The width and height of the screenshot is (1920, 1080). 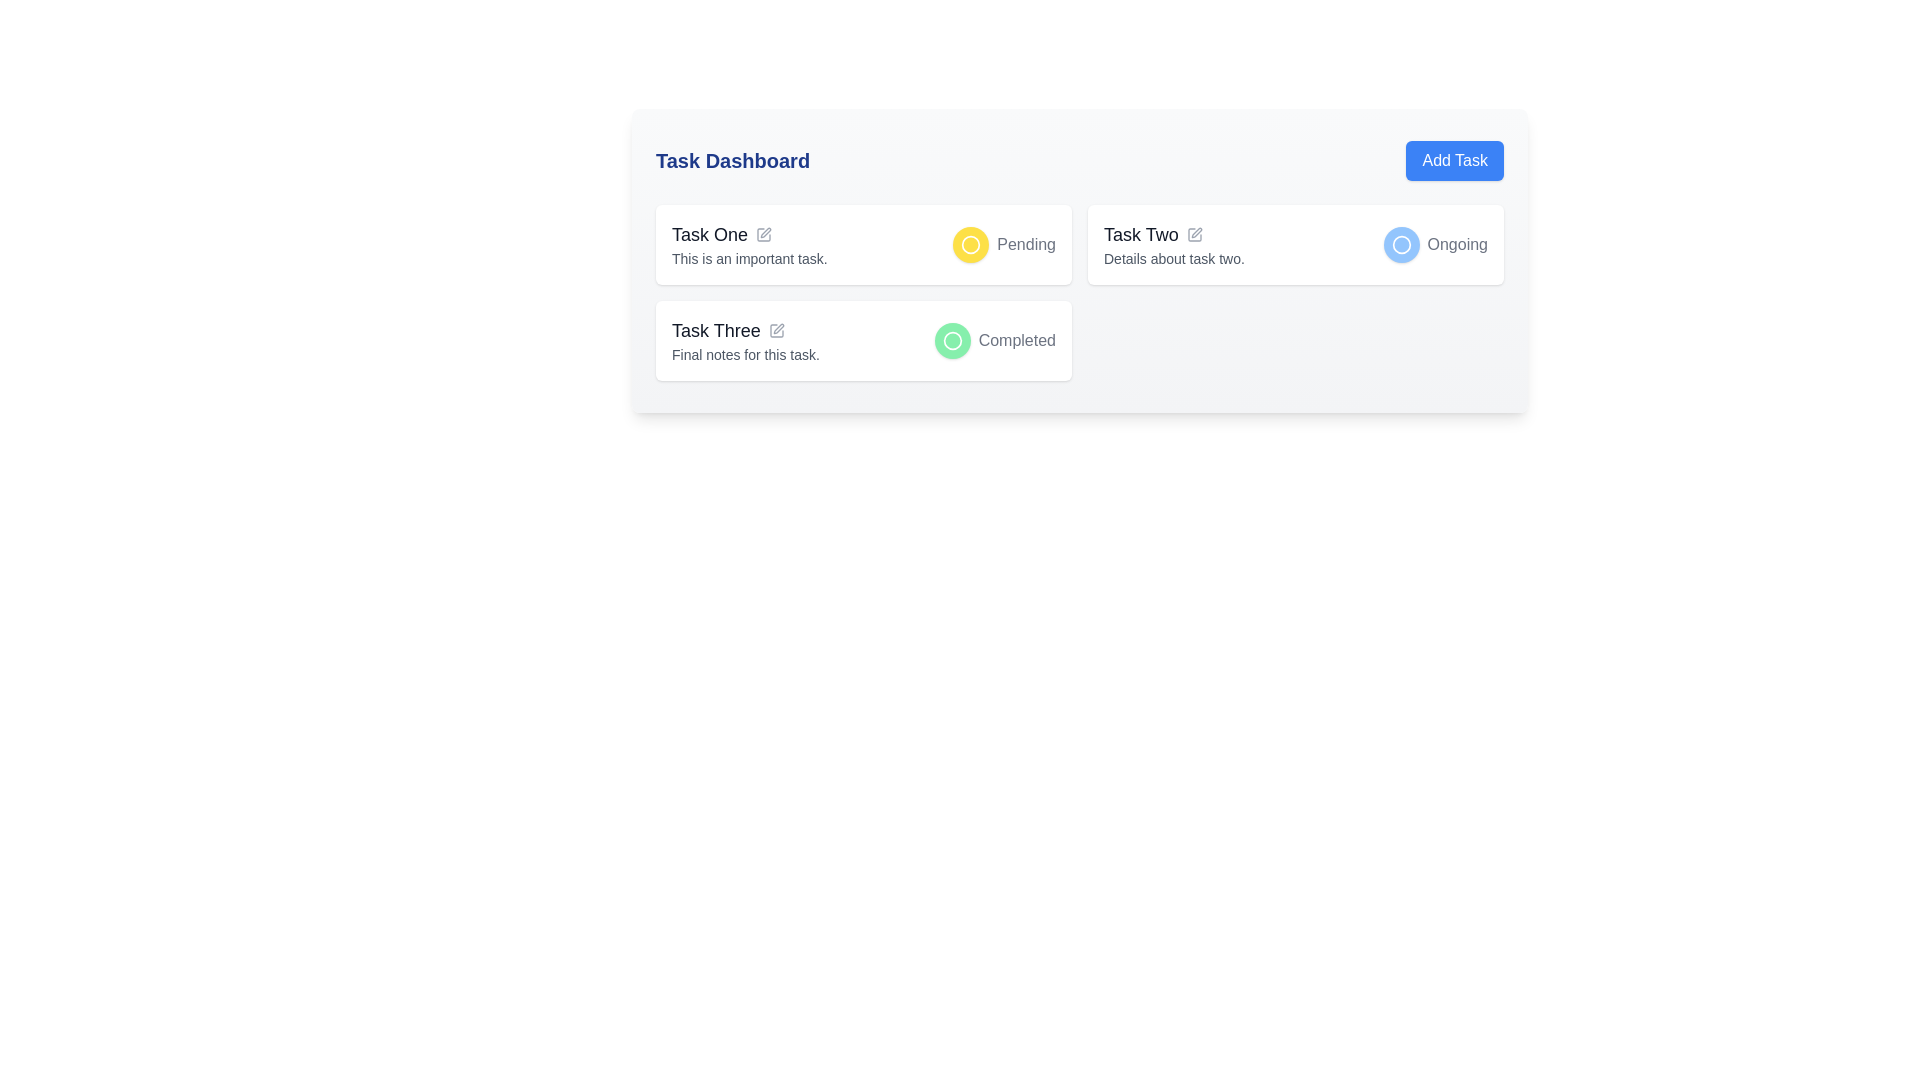 I want to click on the 'Task Three' text label that displays the task name in bold, large font, located at the top-left inside the task card layout, so click(x=716, y=330).